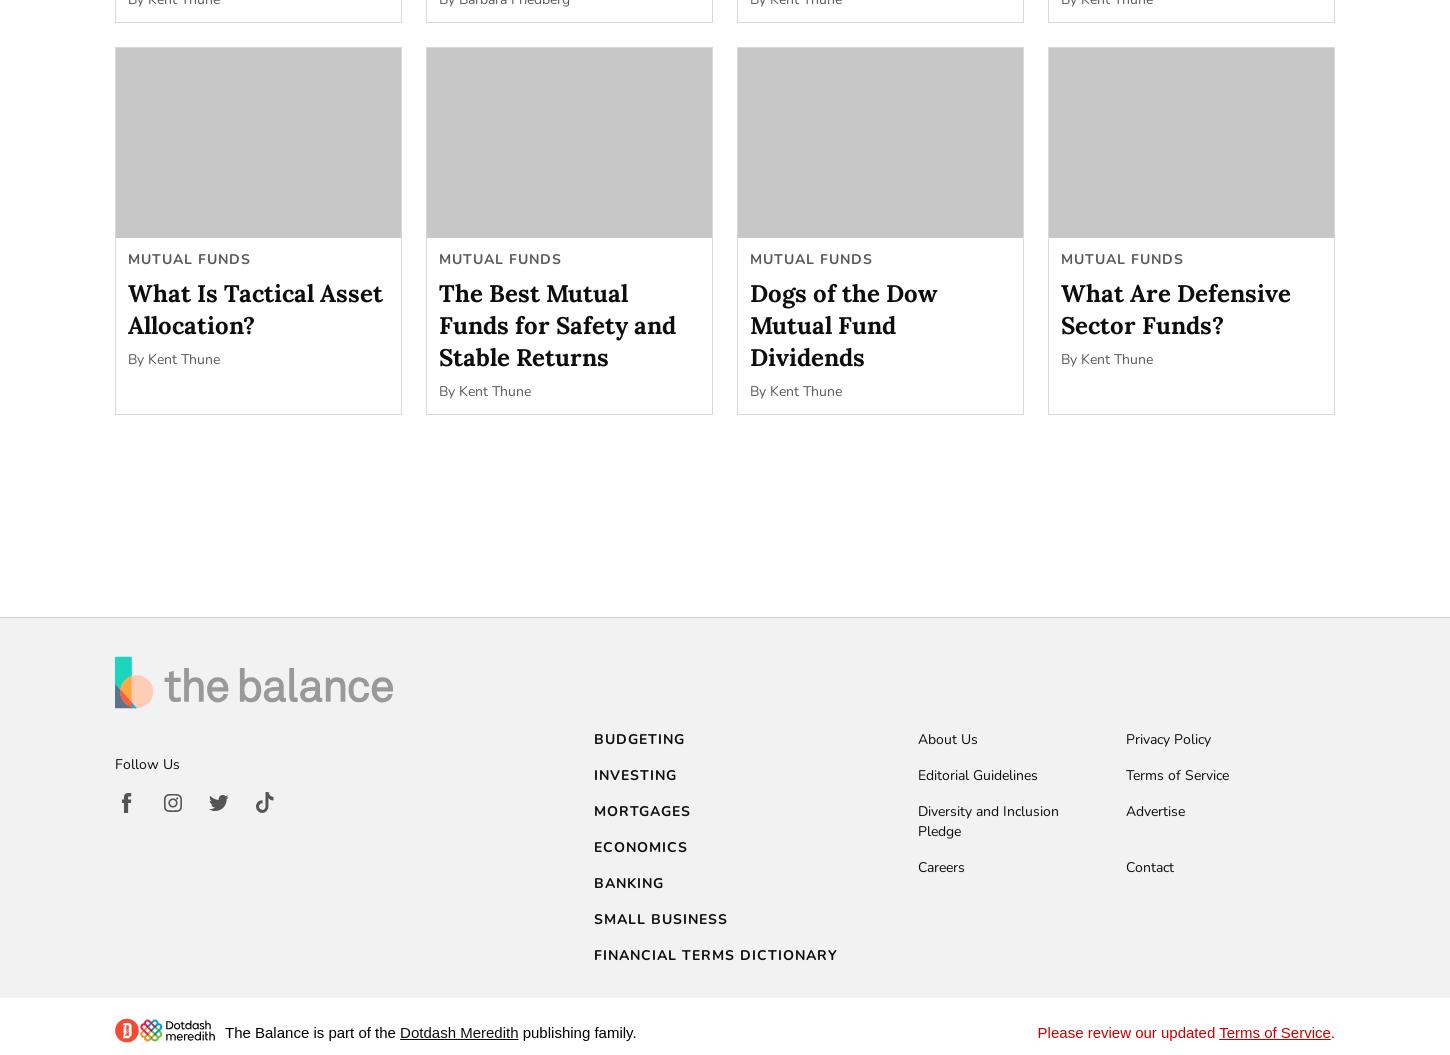  I want to click on 'Financial Terms Dictionary', so click(713, 955).